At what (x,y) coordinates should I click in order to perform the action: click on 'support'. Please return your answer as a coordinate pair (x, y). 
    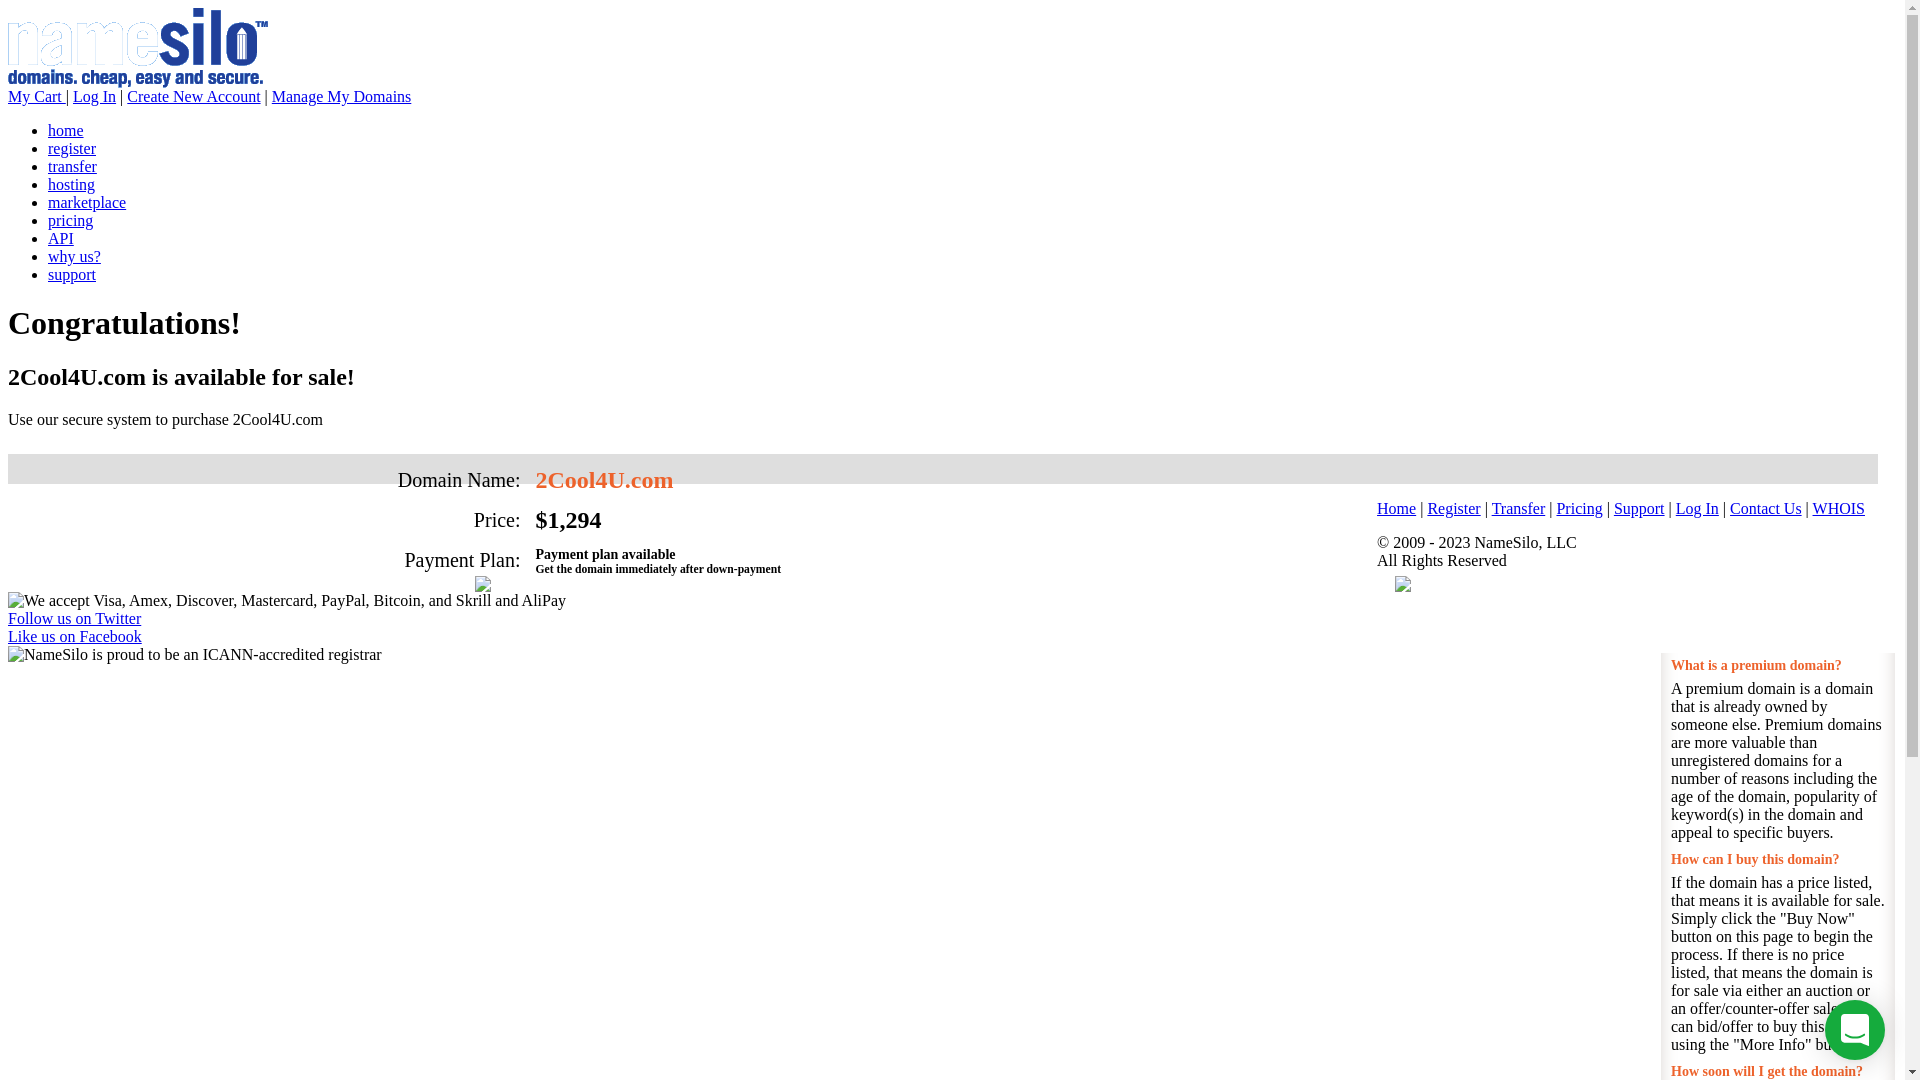
    Looking at the image, I should click on (72, 274).